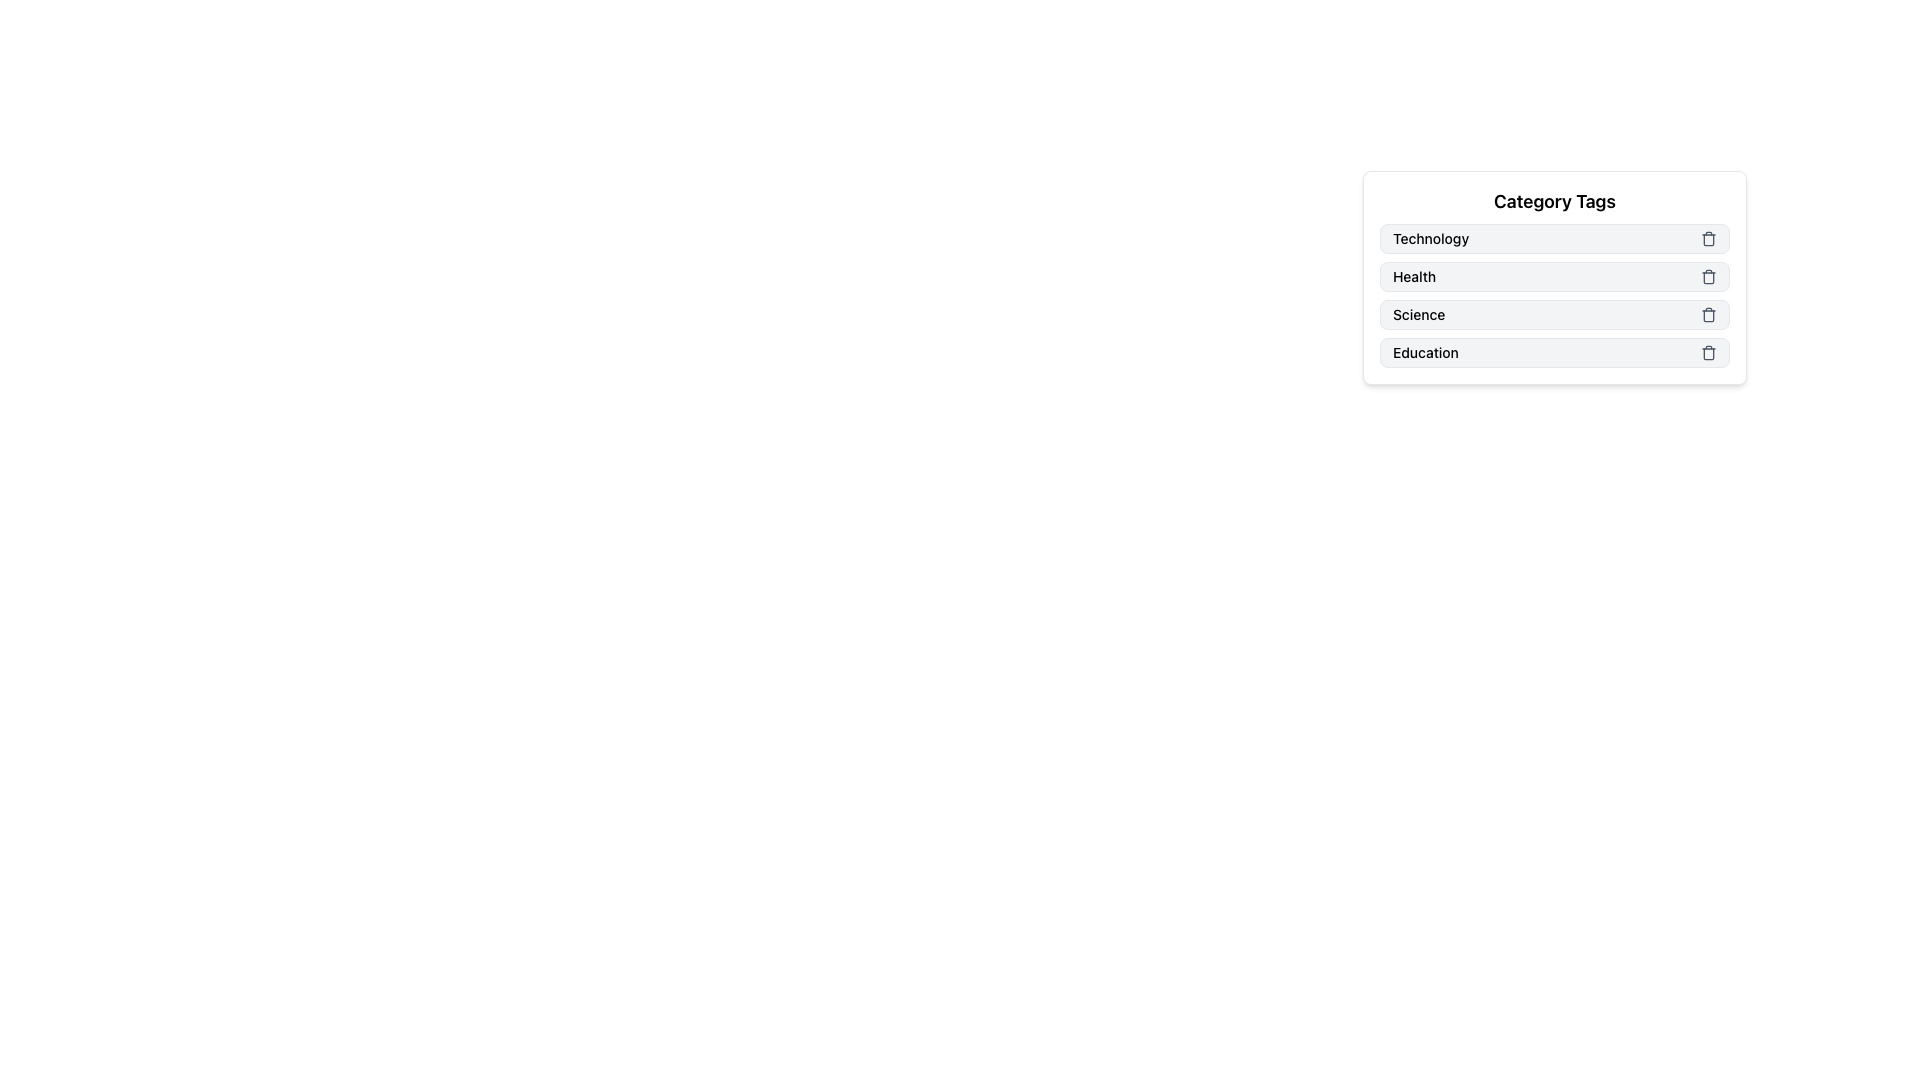 This screenshot has height=1080, width=1920. Describe the element at coordinates (1413, 277) in the screenshot. I see `the text label displaying 'Health' in bold within the light gray rectangular box, which is the second item in the vertical list of 'Category Tags'` at that location.